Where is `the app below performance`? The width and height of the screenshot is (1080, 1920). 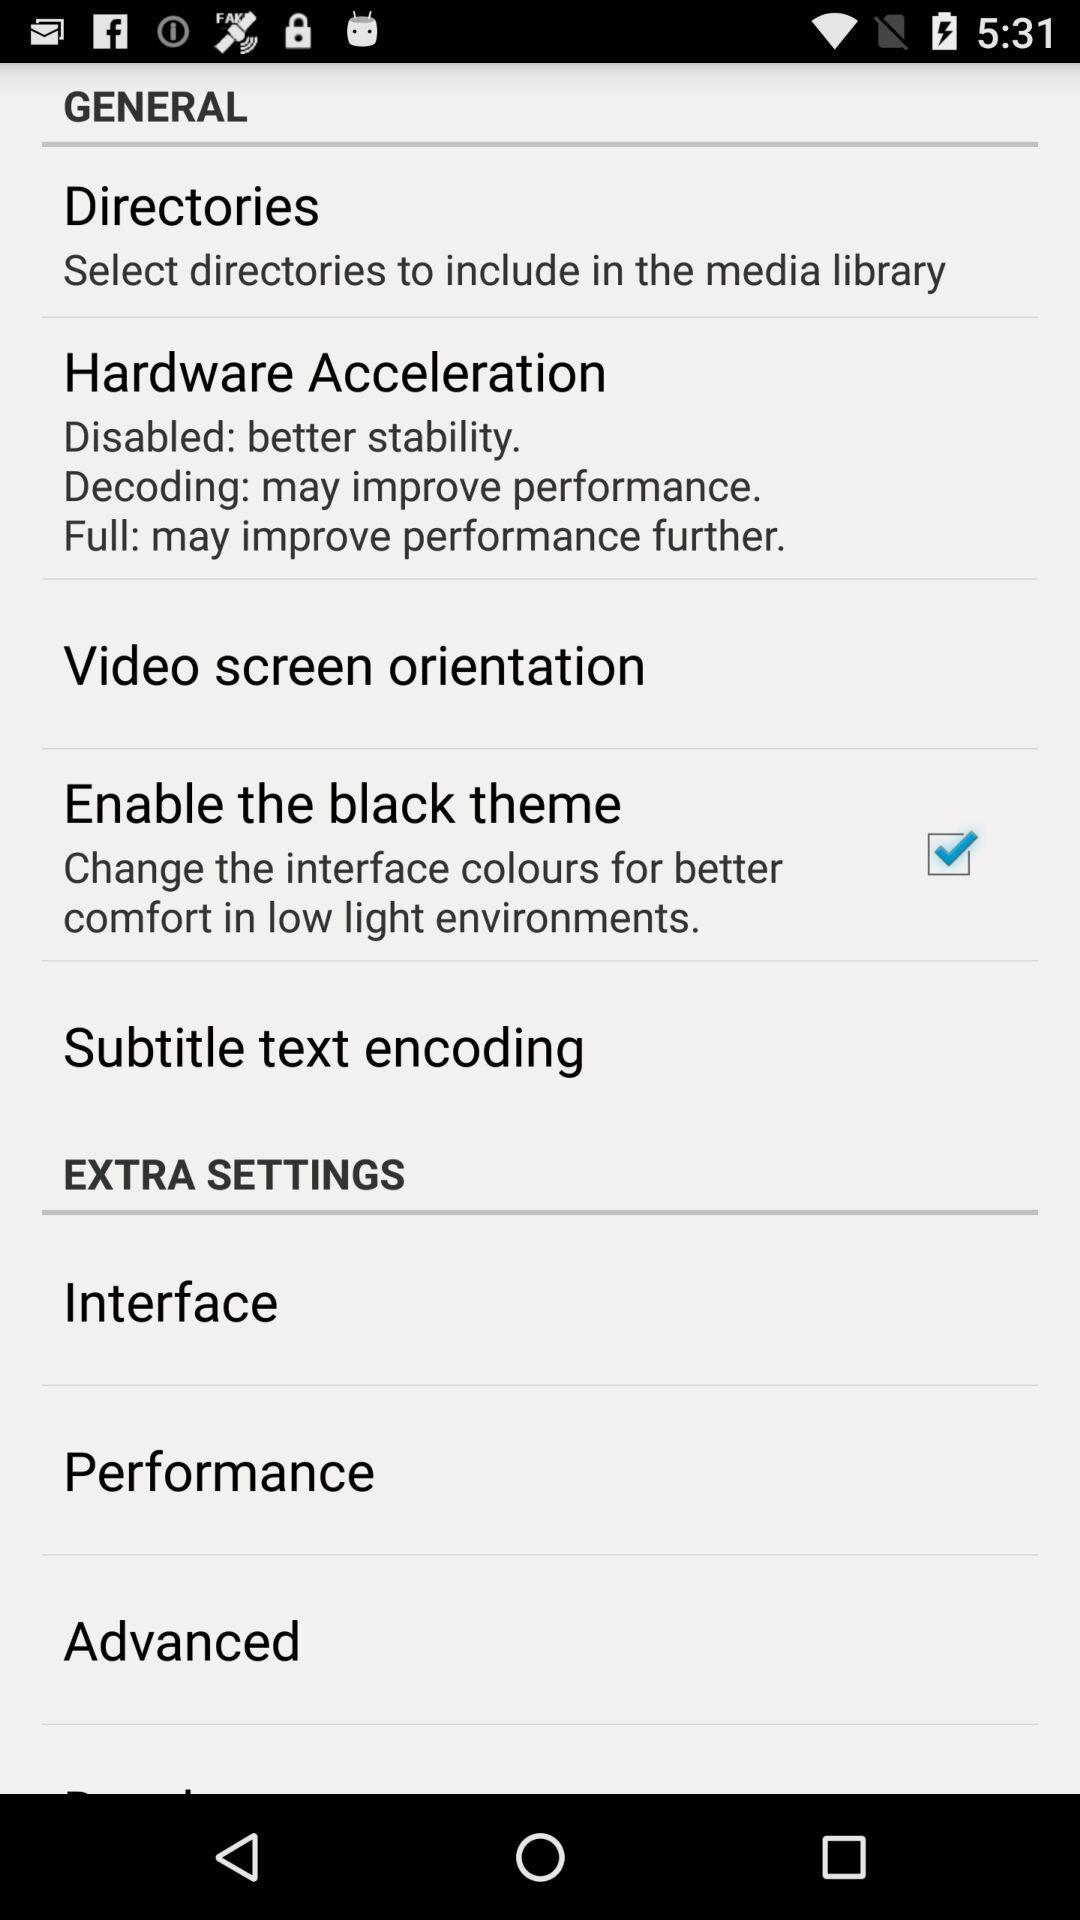 the app below performance is located at coordinates (182, 1639).